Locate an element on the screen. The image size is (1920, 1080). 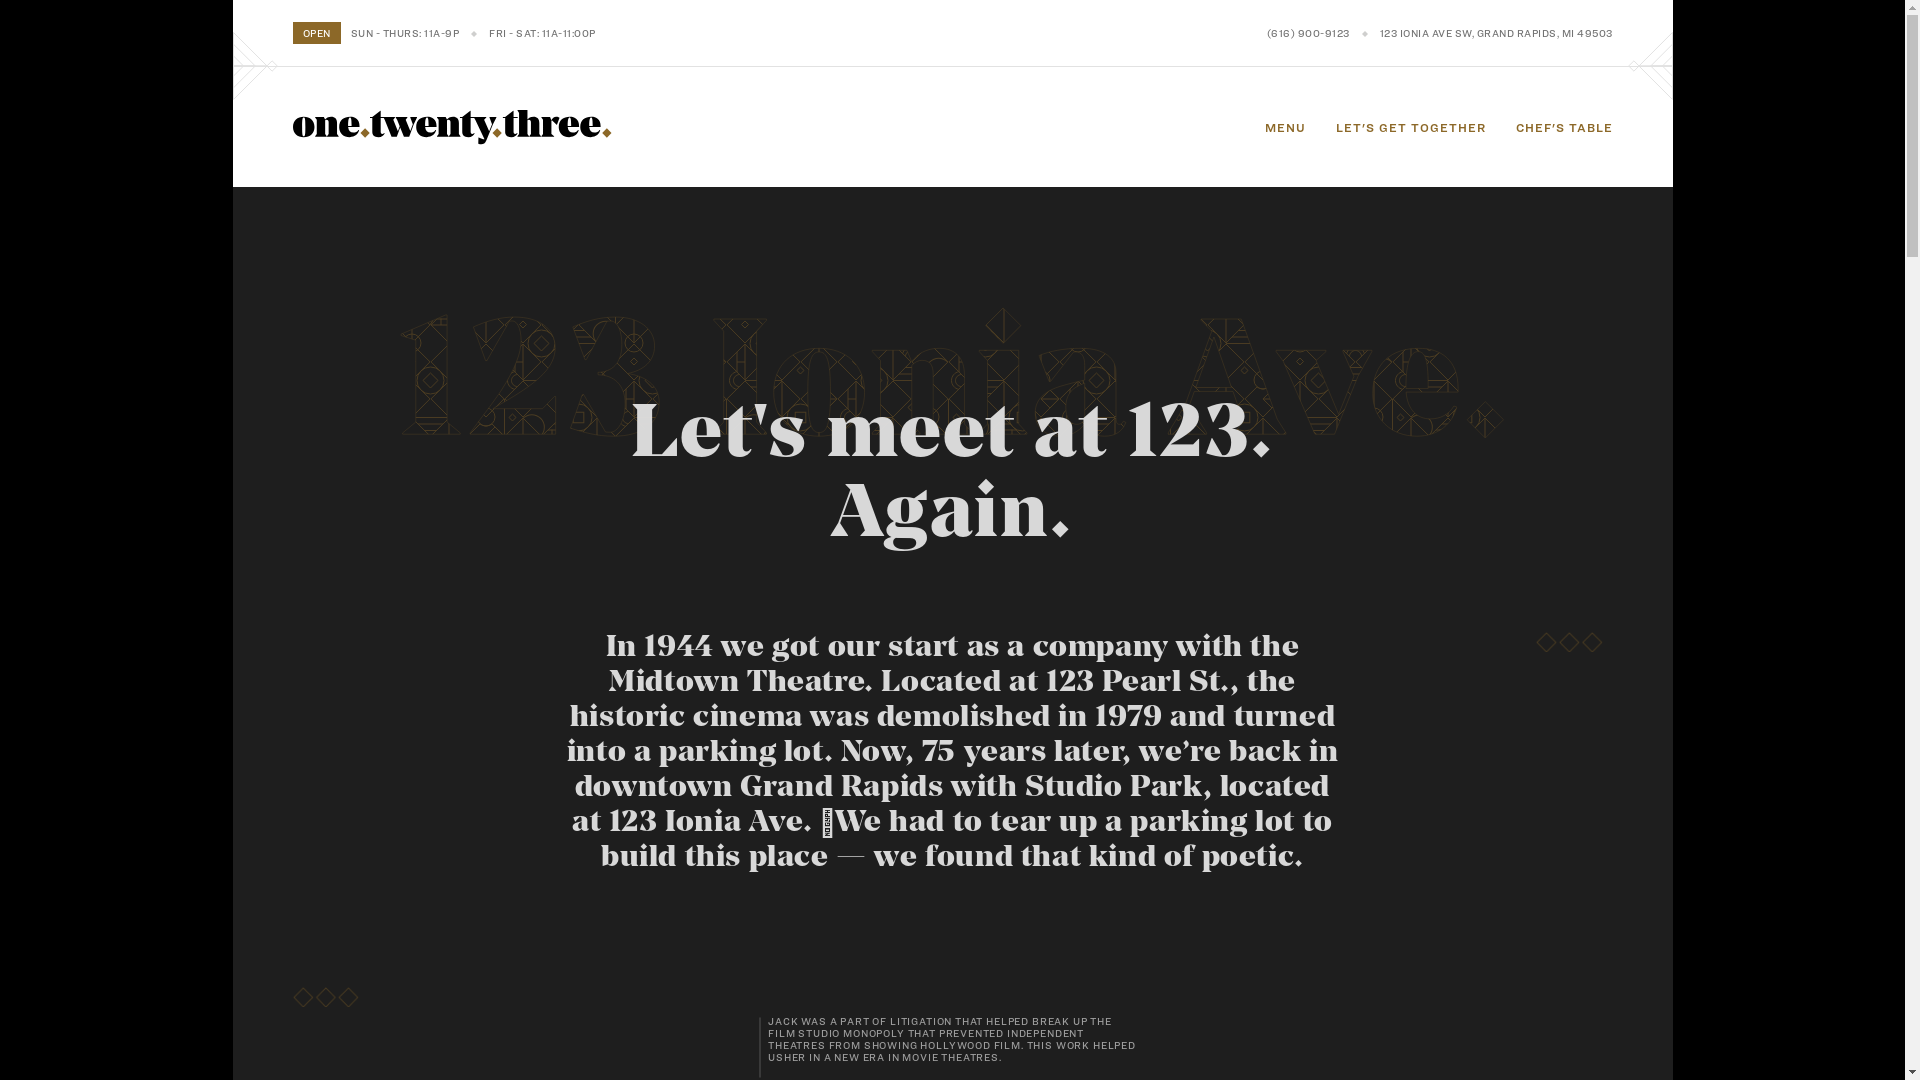
'(616) 900-9123' is located at coordinates (1307, 33).